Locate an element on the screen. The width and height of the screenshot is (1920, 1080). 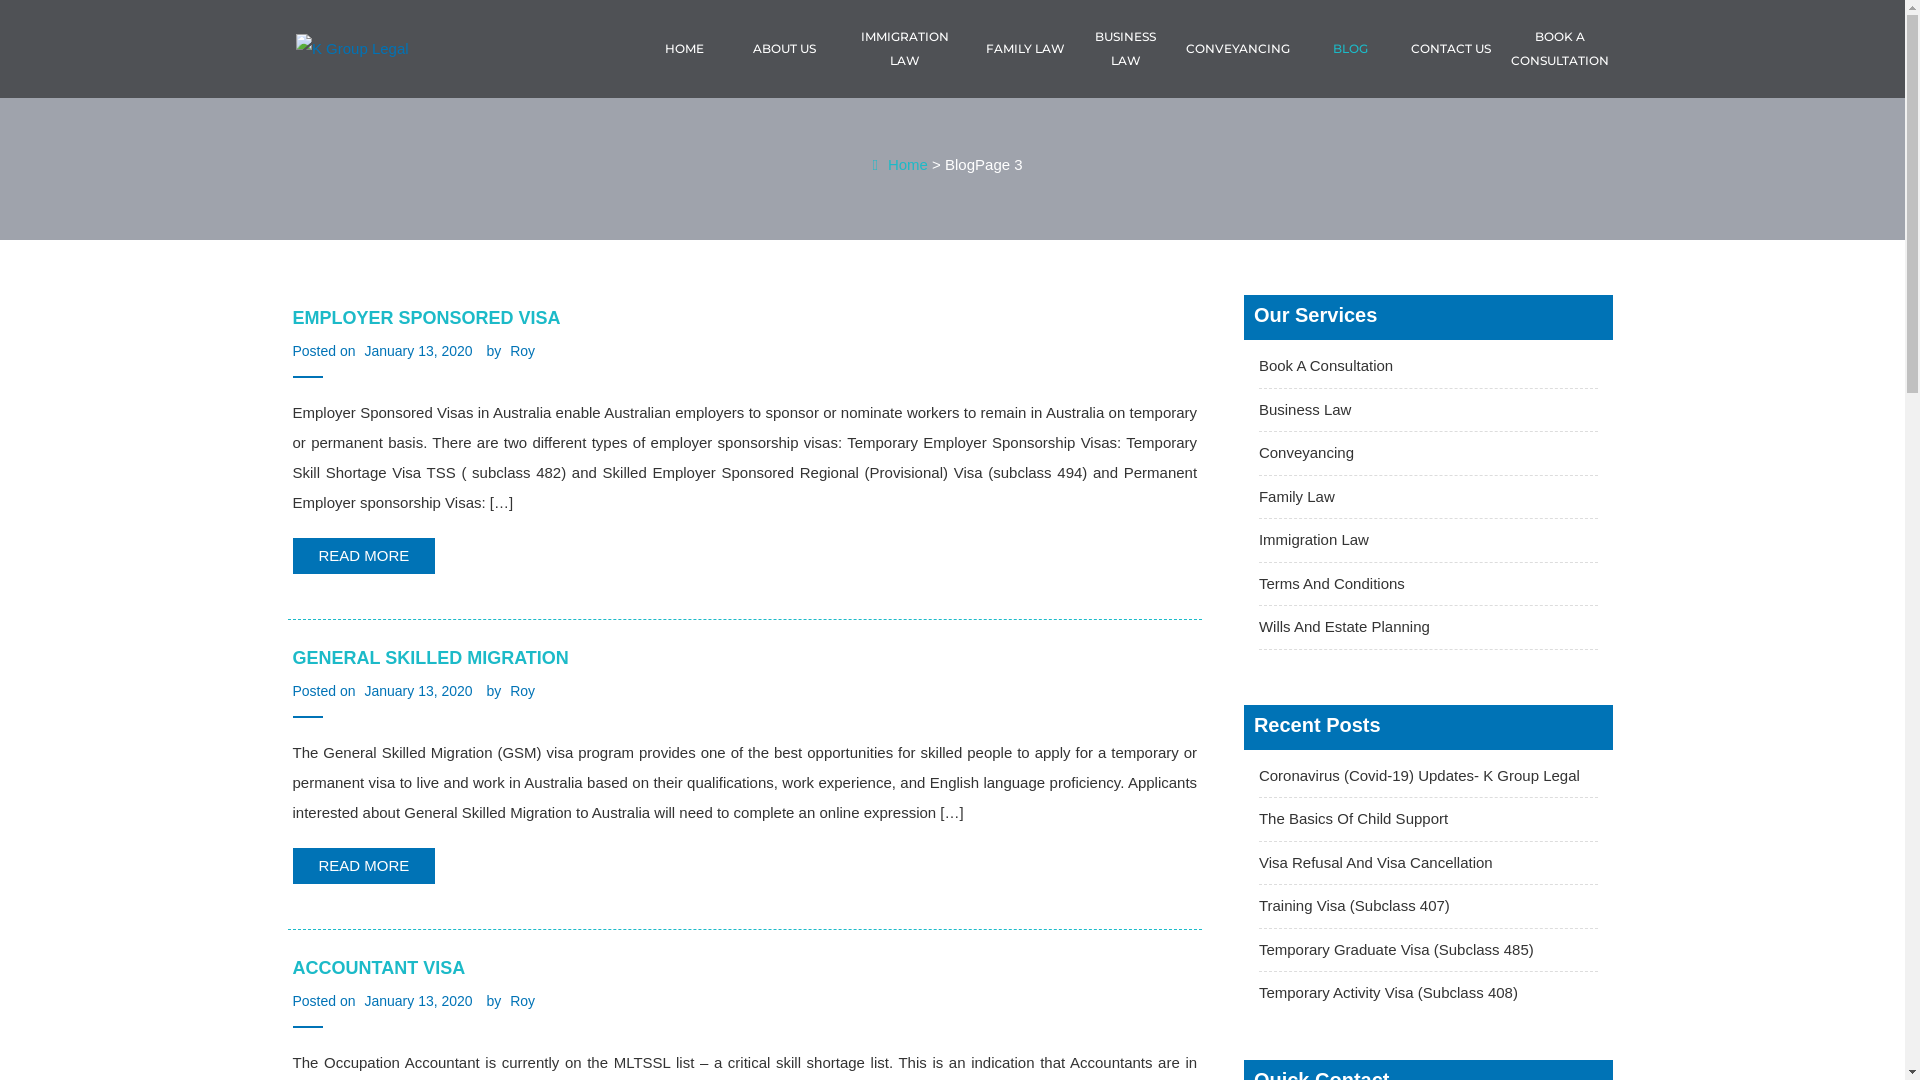
'Terms And Conditions' is located at coordinates (1257, 583).